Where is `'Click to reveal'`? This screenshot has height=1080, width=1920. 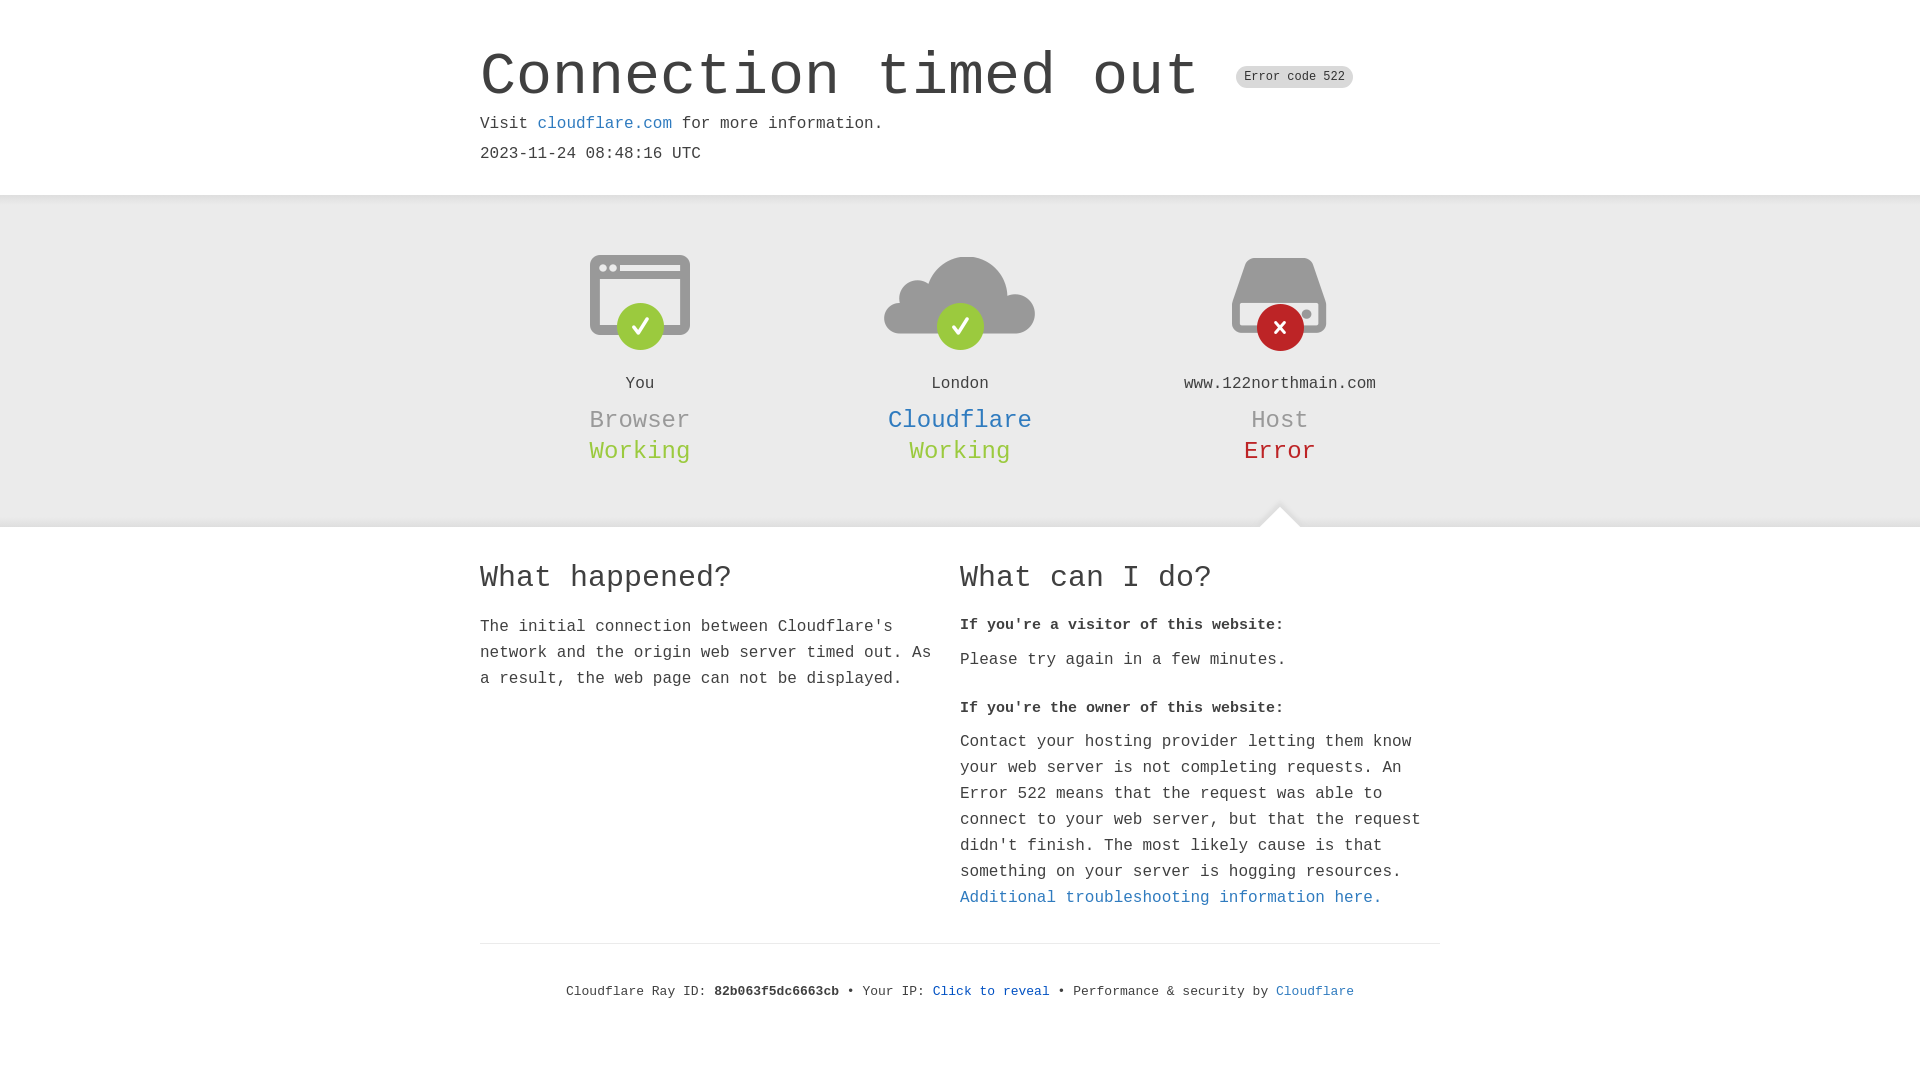 'Click to reveal' is located at coordinates (991, 991).